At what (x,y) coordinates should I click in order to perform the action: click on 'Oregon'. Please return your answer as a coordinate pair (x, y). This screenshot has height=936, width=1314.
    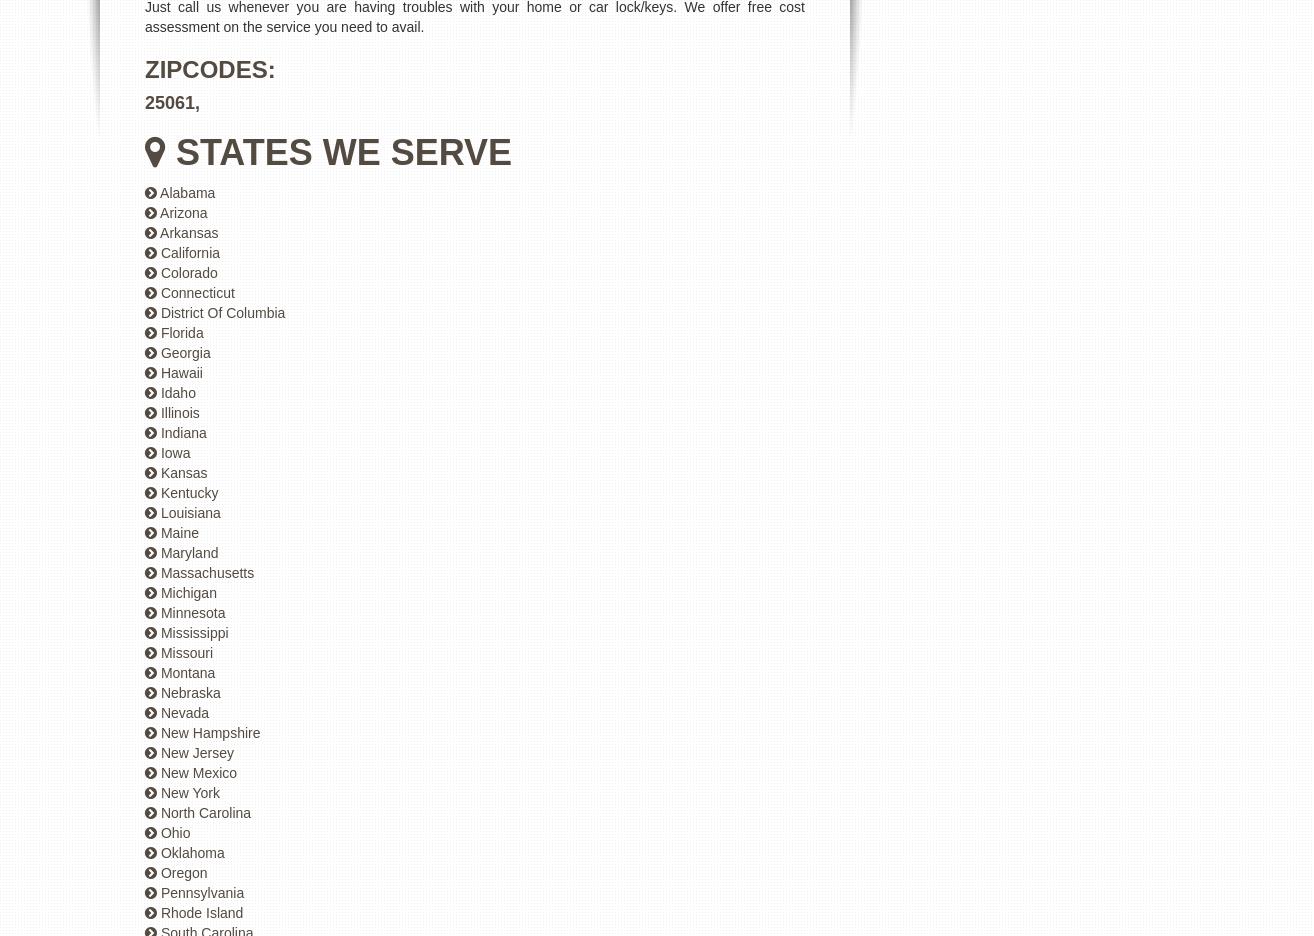
    Looking at the image, I should click on (181, 872).